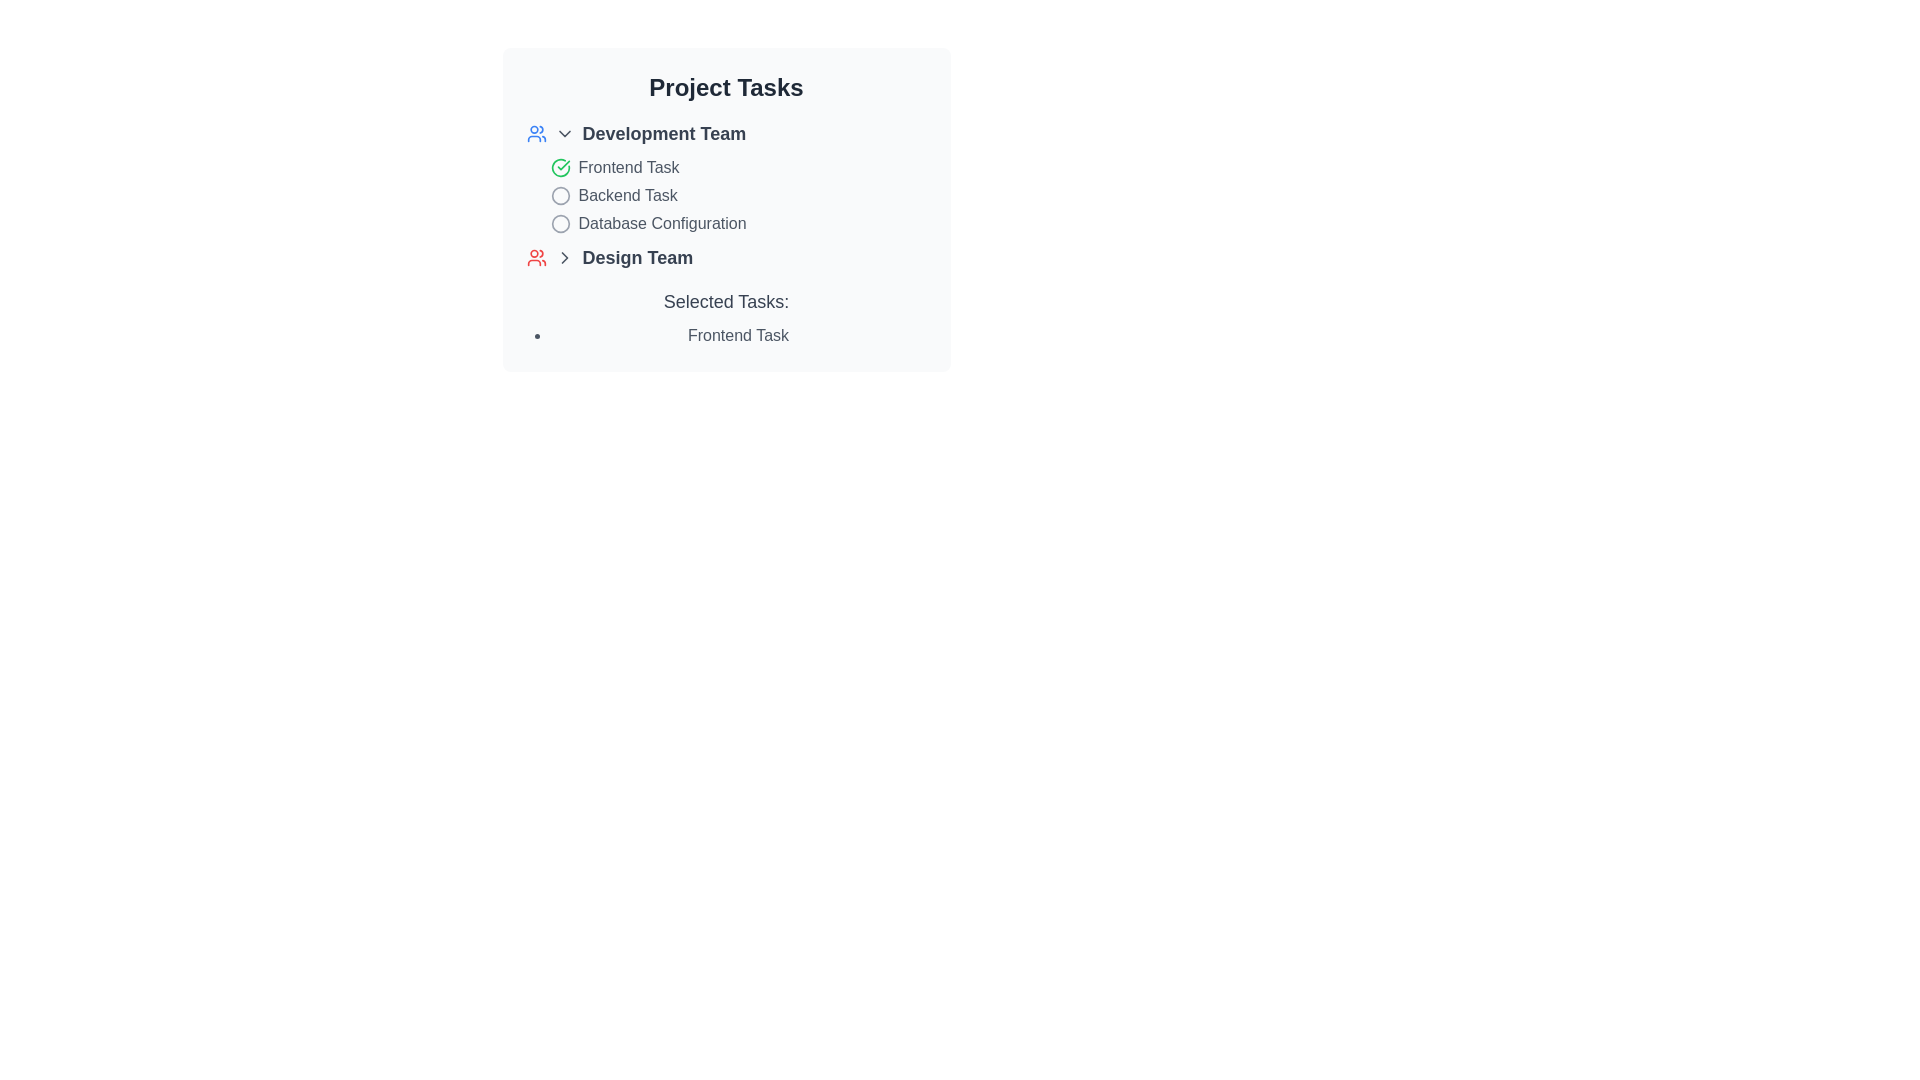  I want to click on the circular outline graphical element that is the innermost circle in the group under the 'Database Configuration' label, so click(560, 196).